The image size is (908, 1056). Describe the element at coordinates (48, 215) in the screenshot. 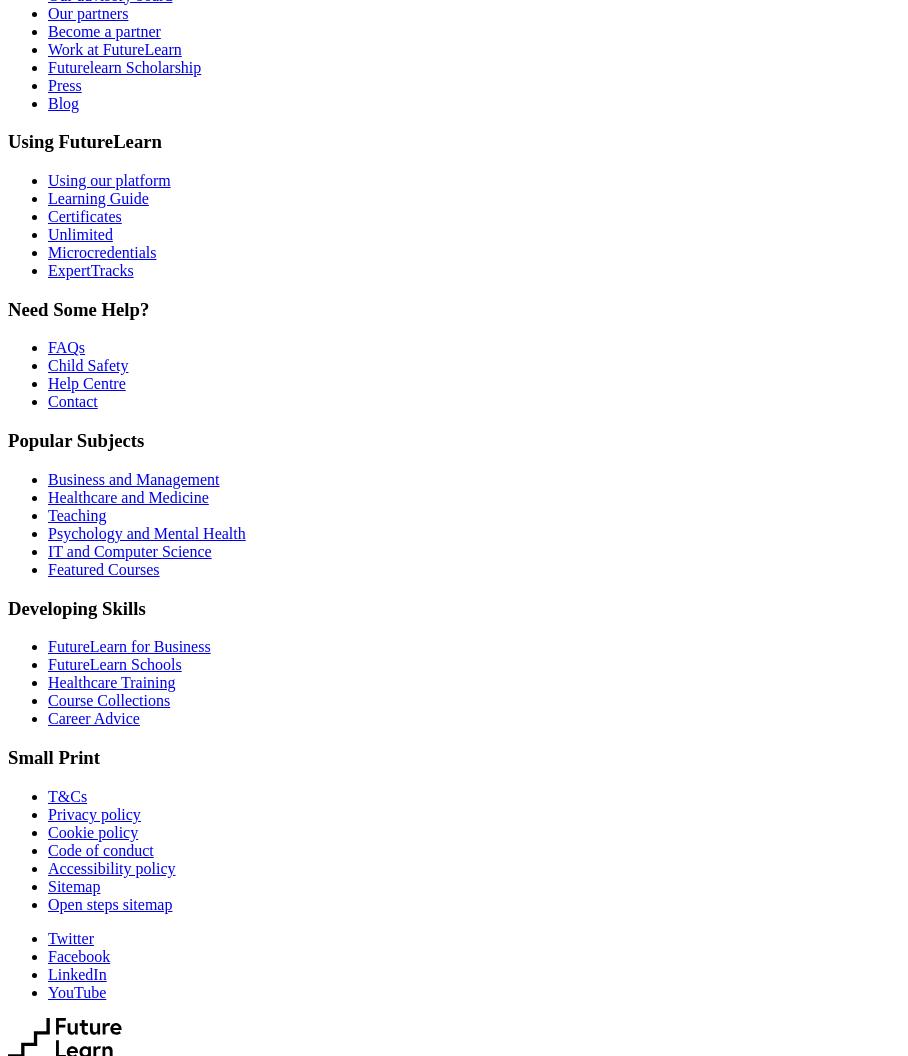

I see `'Certificates'` at that location.